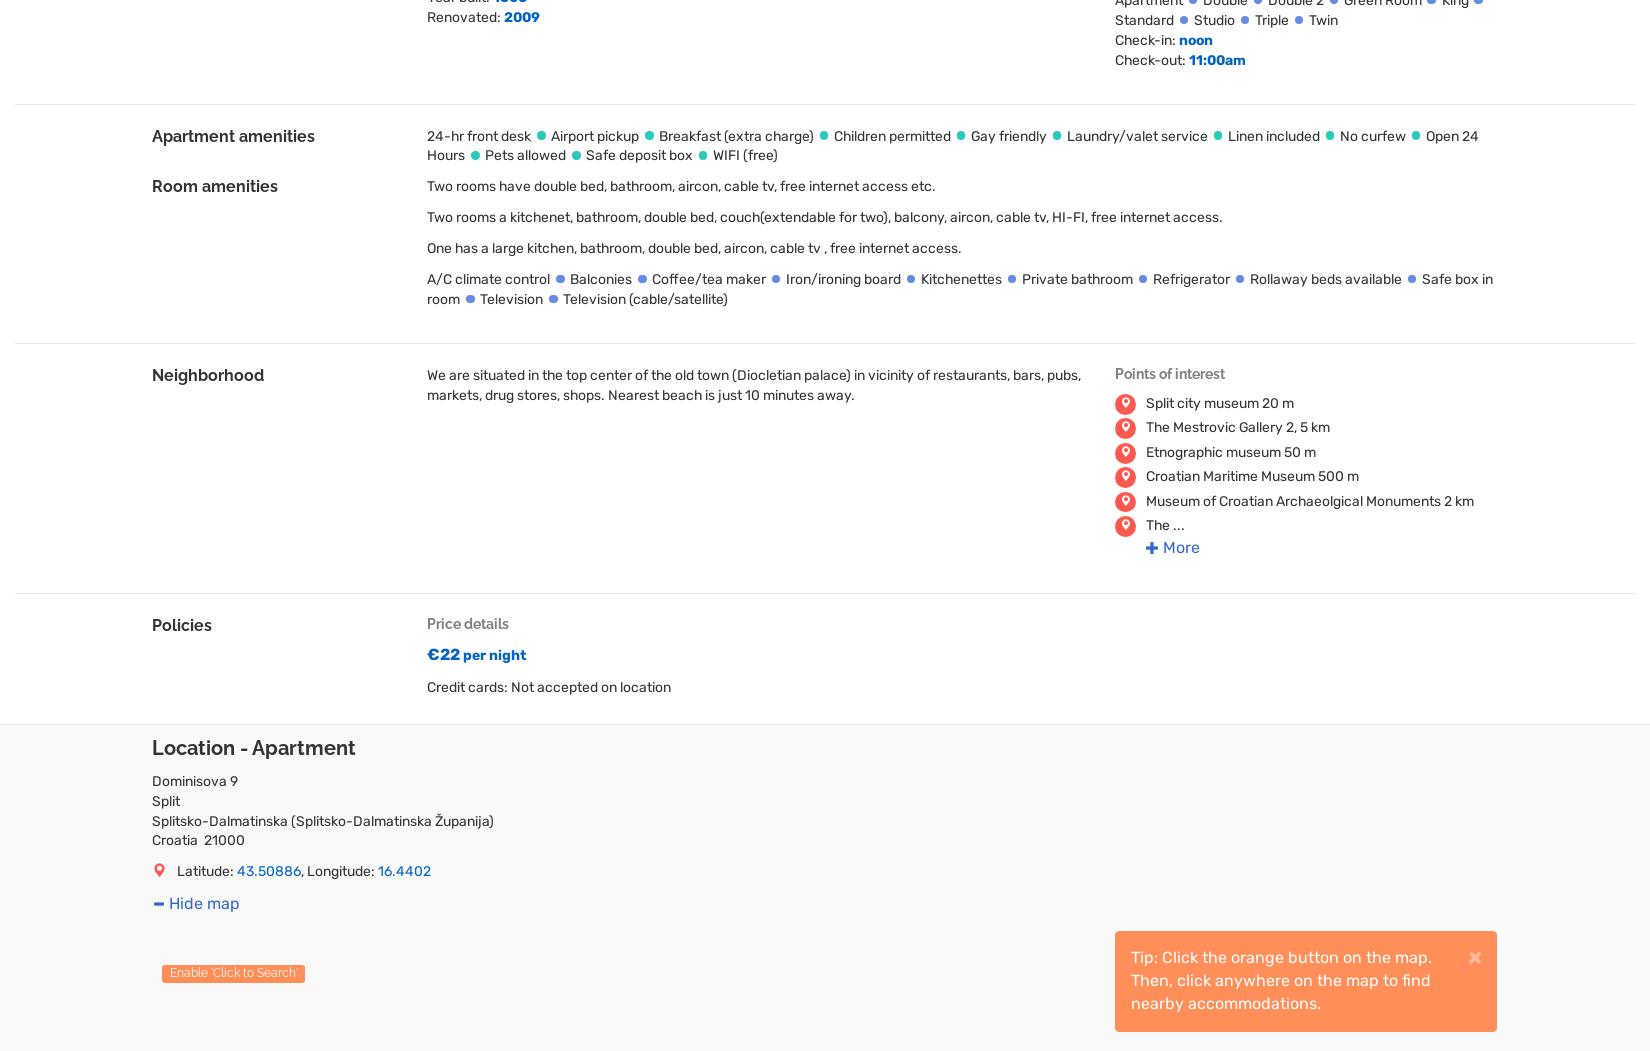  Describe the element at coordinates (1008, 133) in the screenshot. I see `'Gay friendly'` at that location.